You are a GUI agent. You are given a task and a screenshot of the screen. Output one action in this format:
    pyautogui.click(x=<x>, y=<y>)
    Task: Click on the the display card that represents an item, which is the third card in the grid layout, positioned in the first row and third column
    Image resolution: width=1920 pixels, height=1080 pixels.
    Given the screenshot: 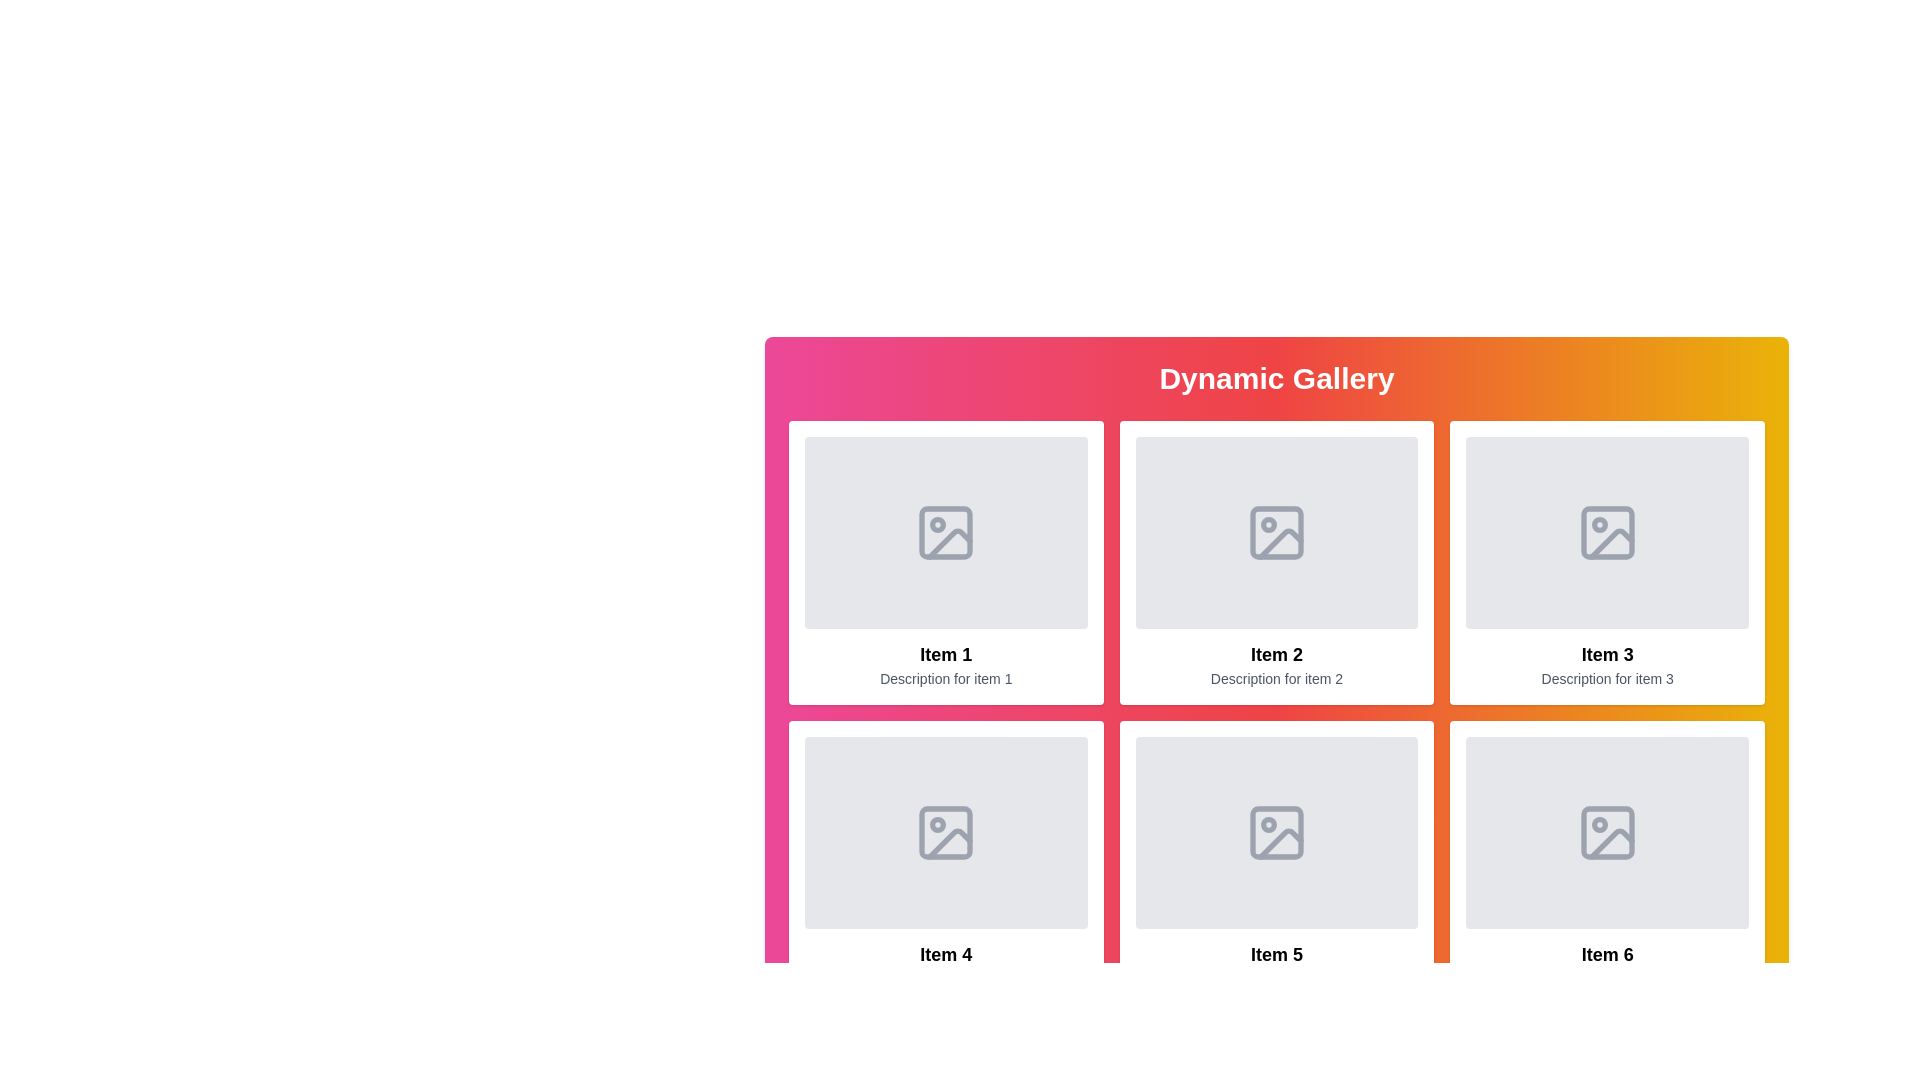 What is the action you would take?
    pyautogui.click(x=1607, y=563)
    